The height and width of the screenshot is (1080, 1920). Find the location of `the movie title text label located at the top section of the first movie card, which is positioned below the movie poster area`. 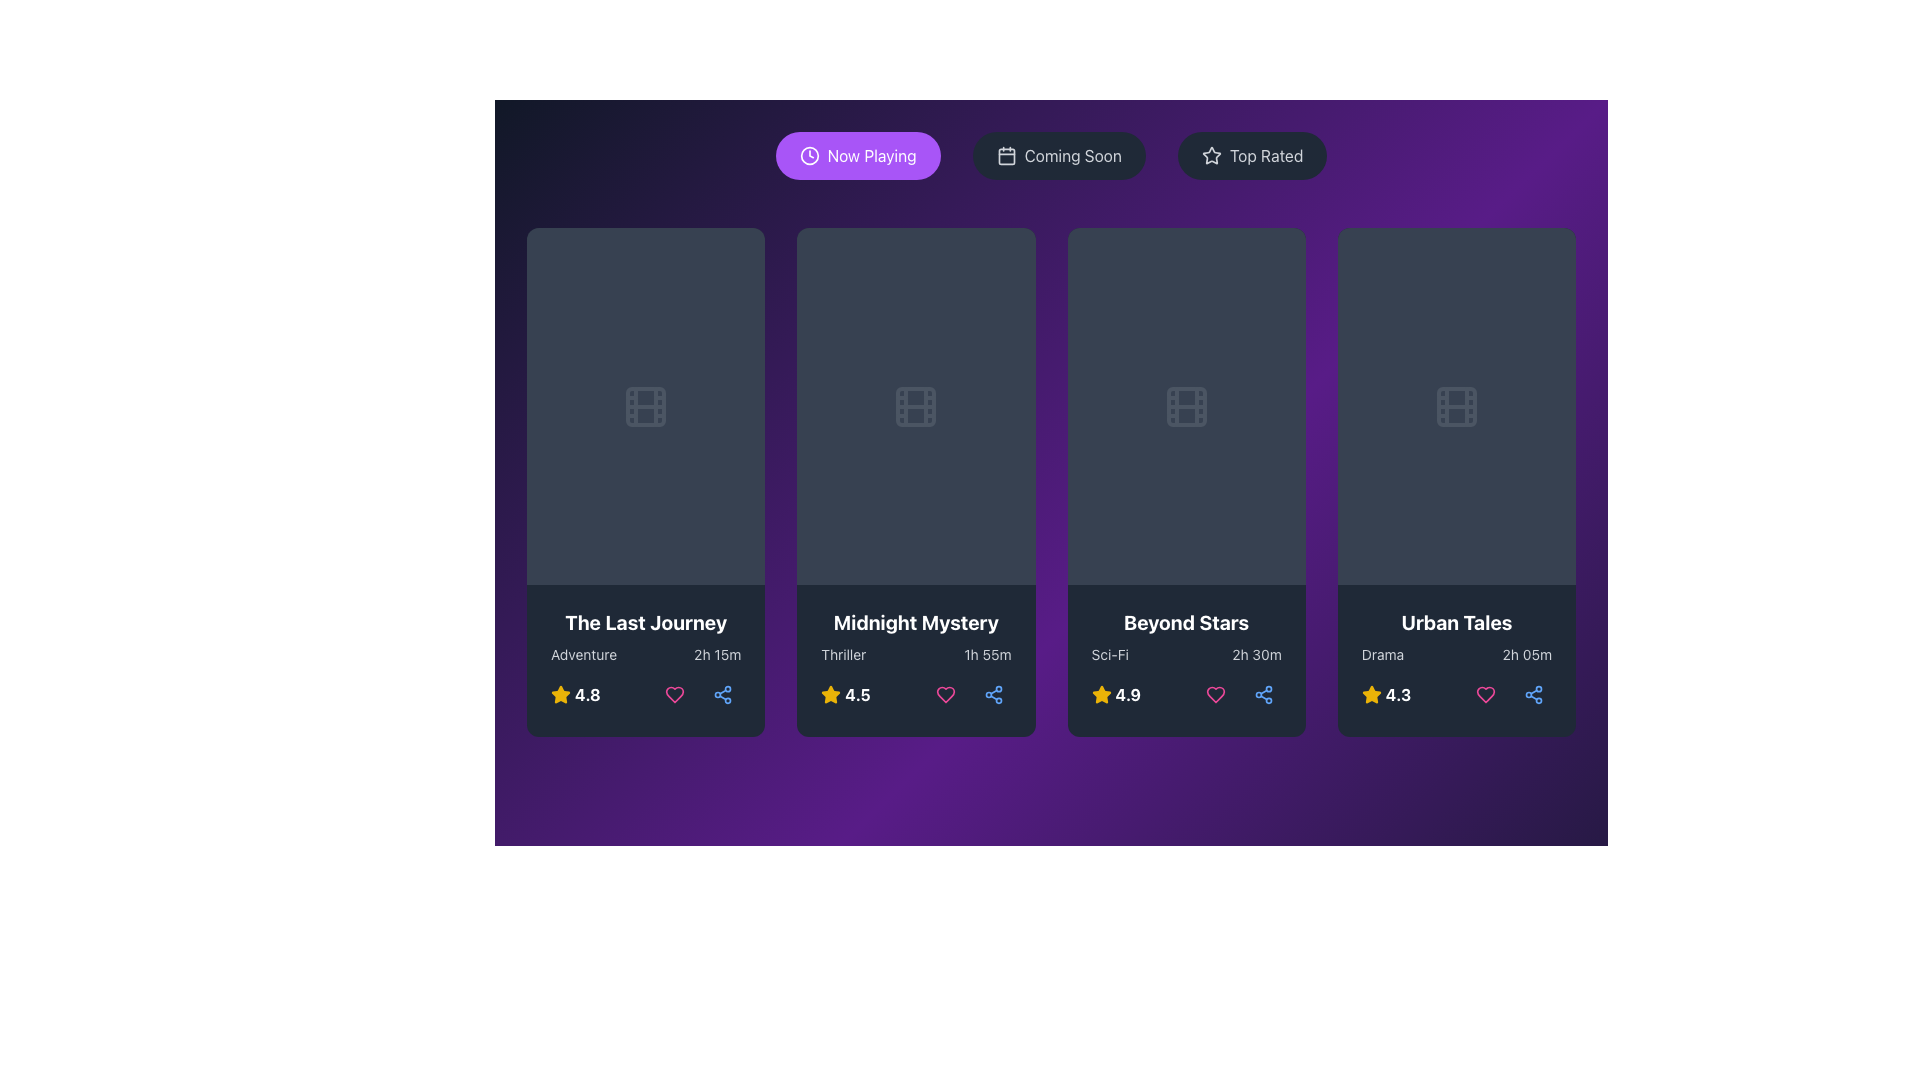

the movie title text label located at the top section of the first movie card, which is positioned below the movie poster area is located at coordinates (646, 622).